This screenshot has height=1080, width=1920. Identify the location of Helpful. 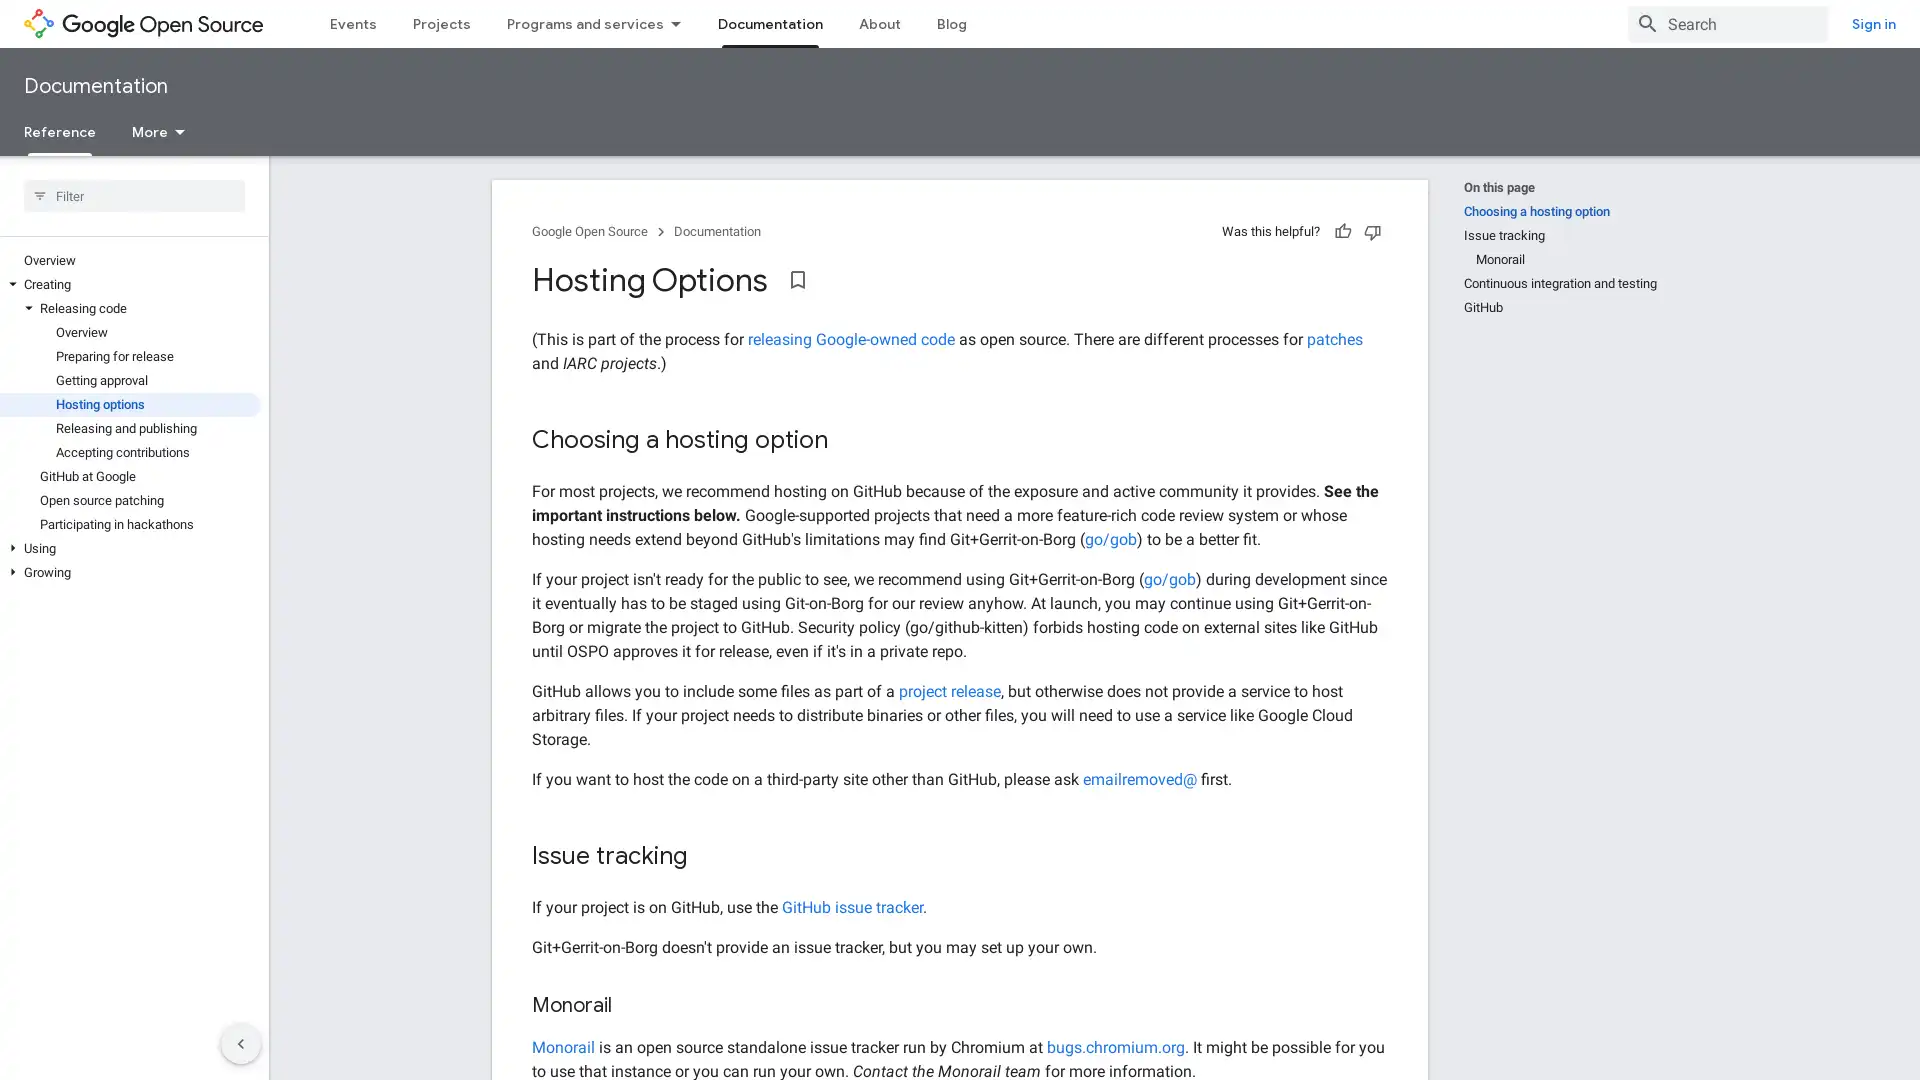
(1343, 230).